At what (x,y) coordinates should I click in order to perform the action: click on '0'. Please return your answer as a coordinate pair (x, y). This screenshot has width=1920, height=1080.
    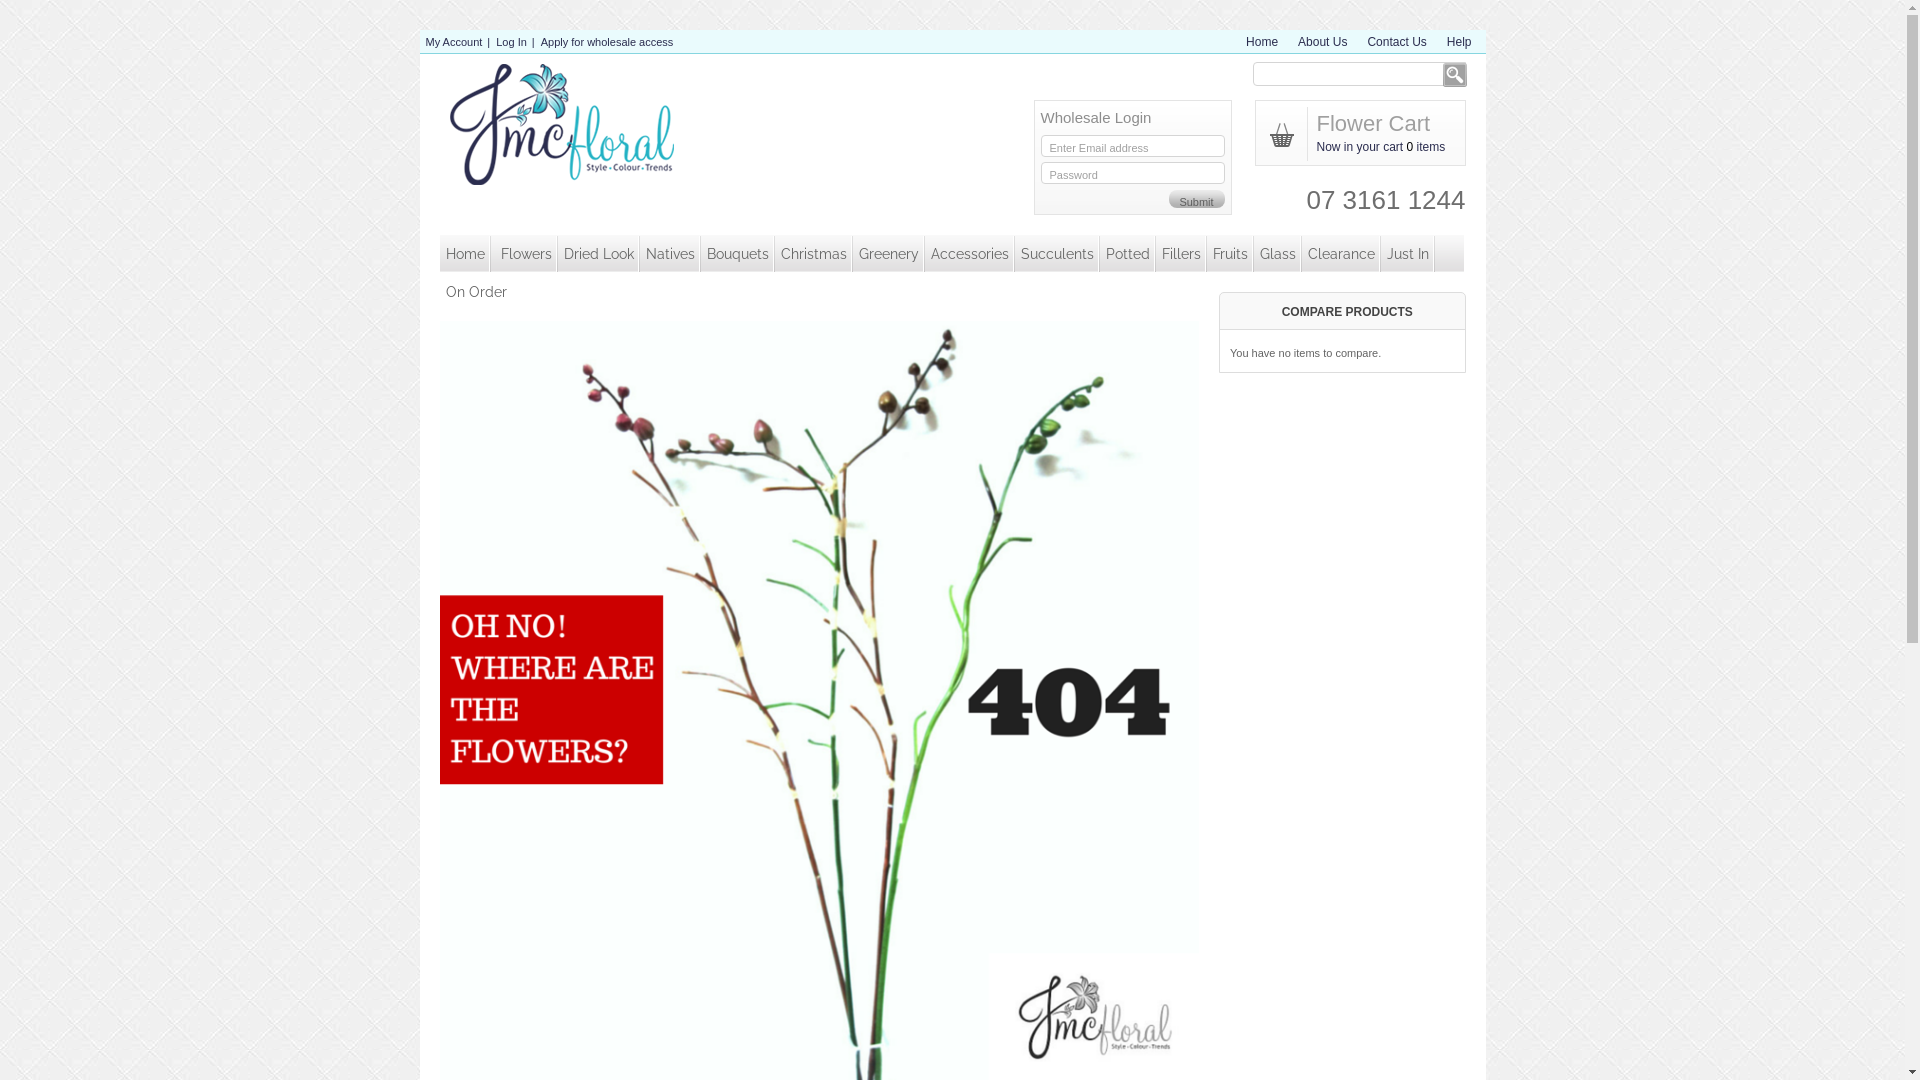
    Looking at the image, I should click on (1409, 145).